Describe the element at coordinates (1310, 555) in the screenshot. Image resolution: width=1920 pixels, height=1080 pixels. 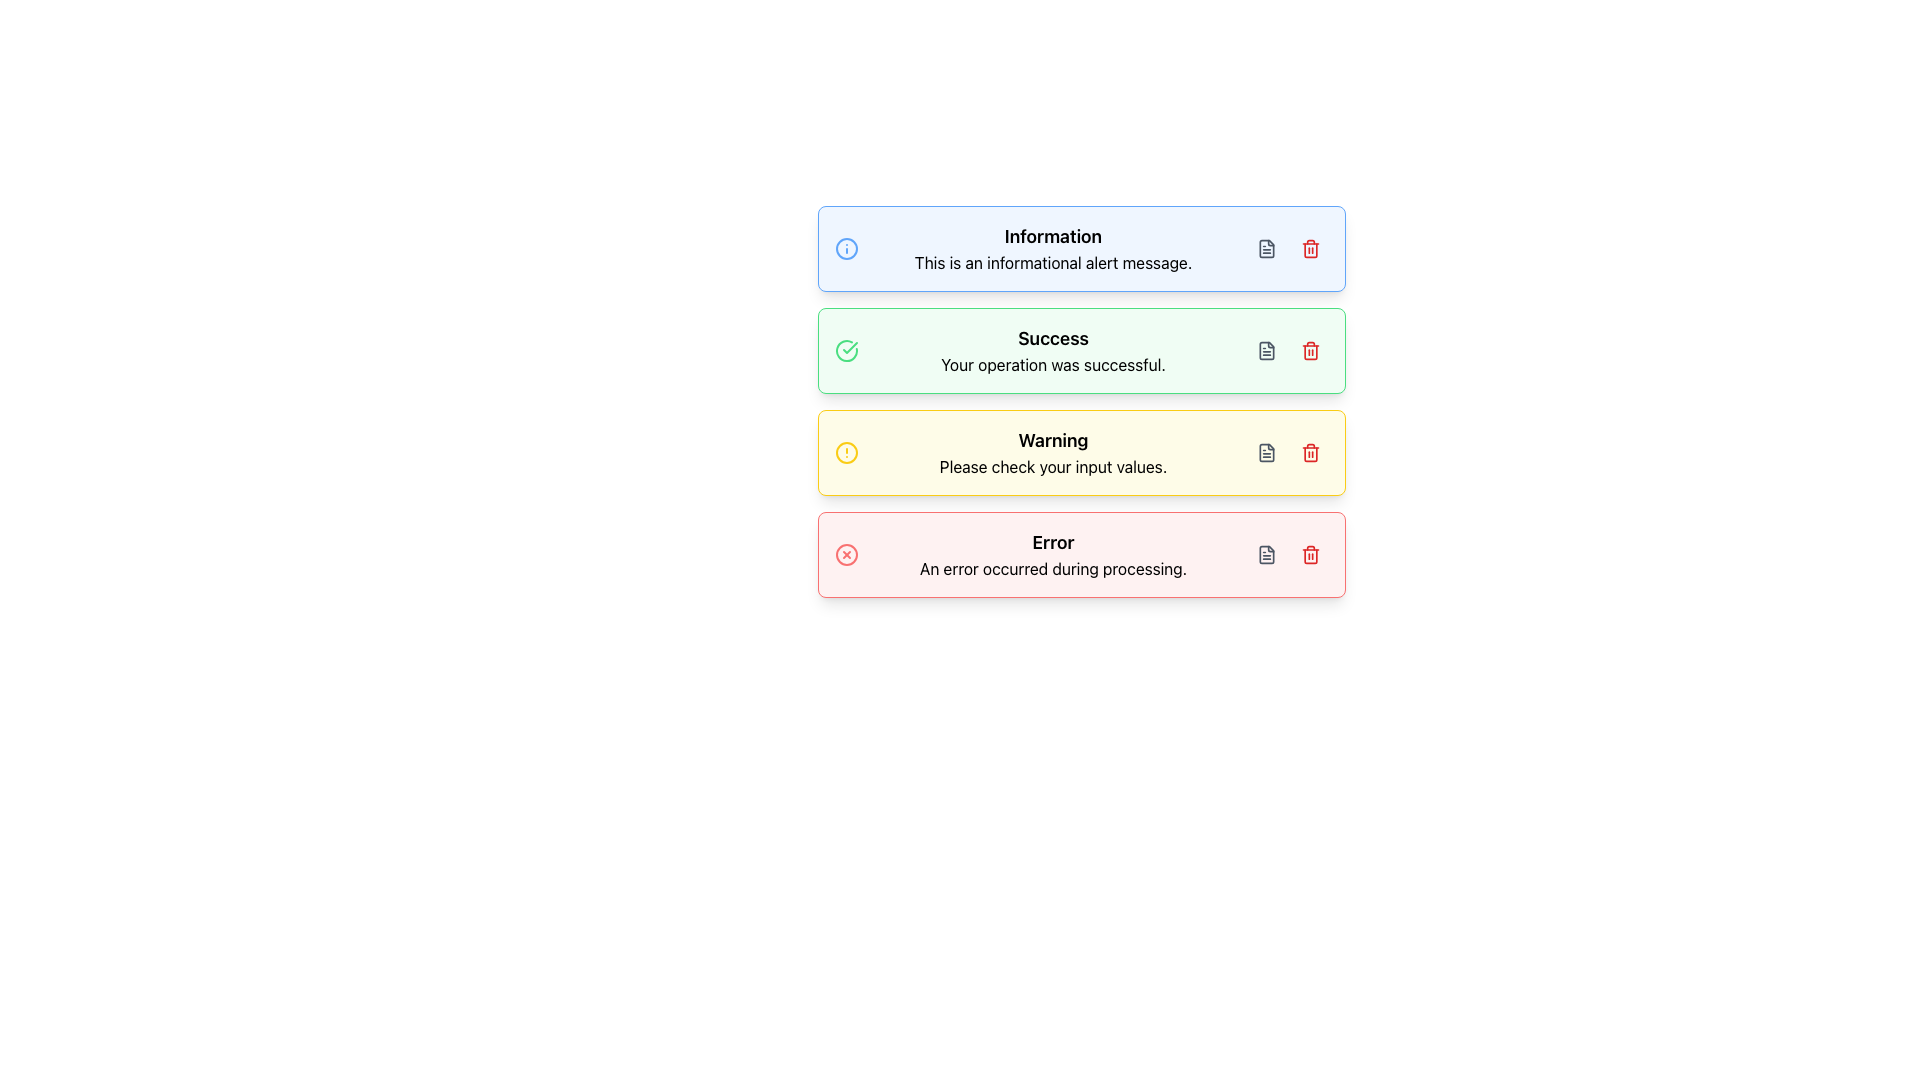
I see `the delete button icon located in the last row next to the 'Error' message` at that location.